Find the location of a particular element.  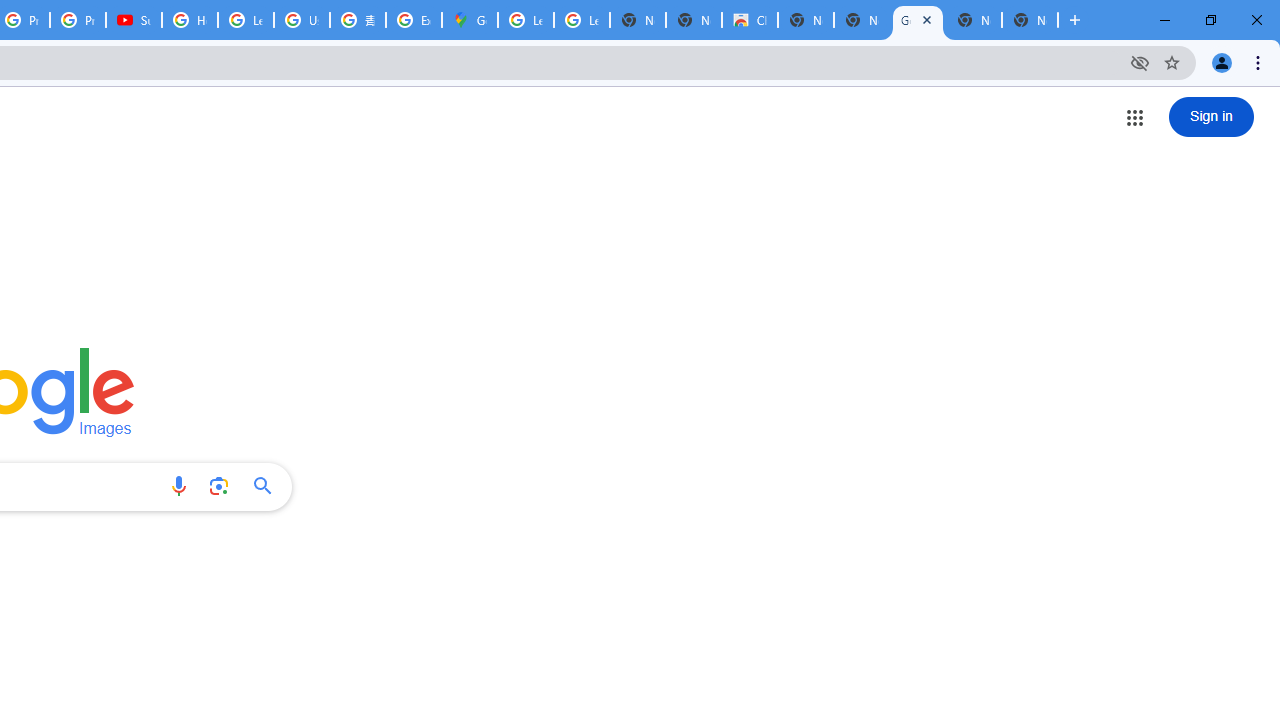

'Google Images' is located at coordinates (916, 20).